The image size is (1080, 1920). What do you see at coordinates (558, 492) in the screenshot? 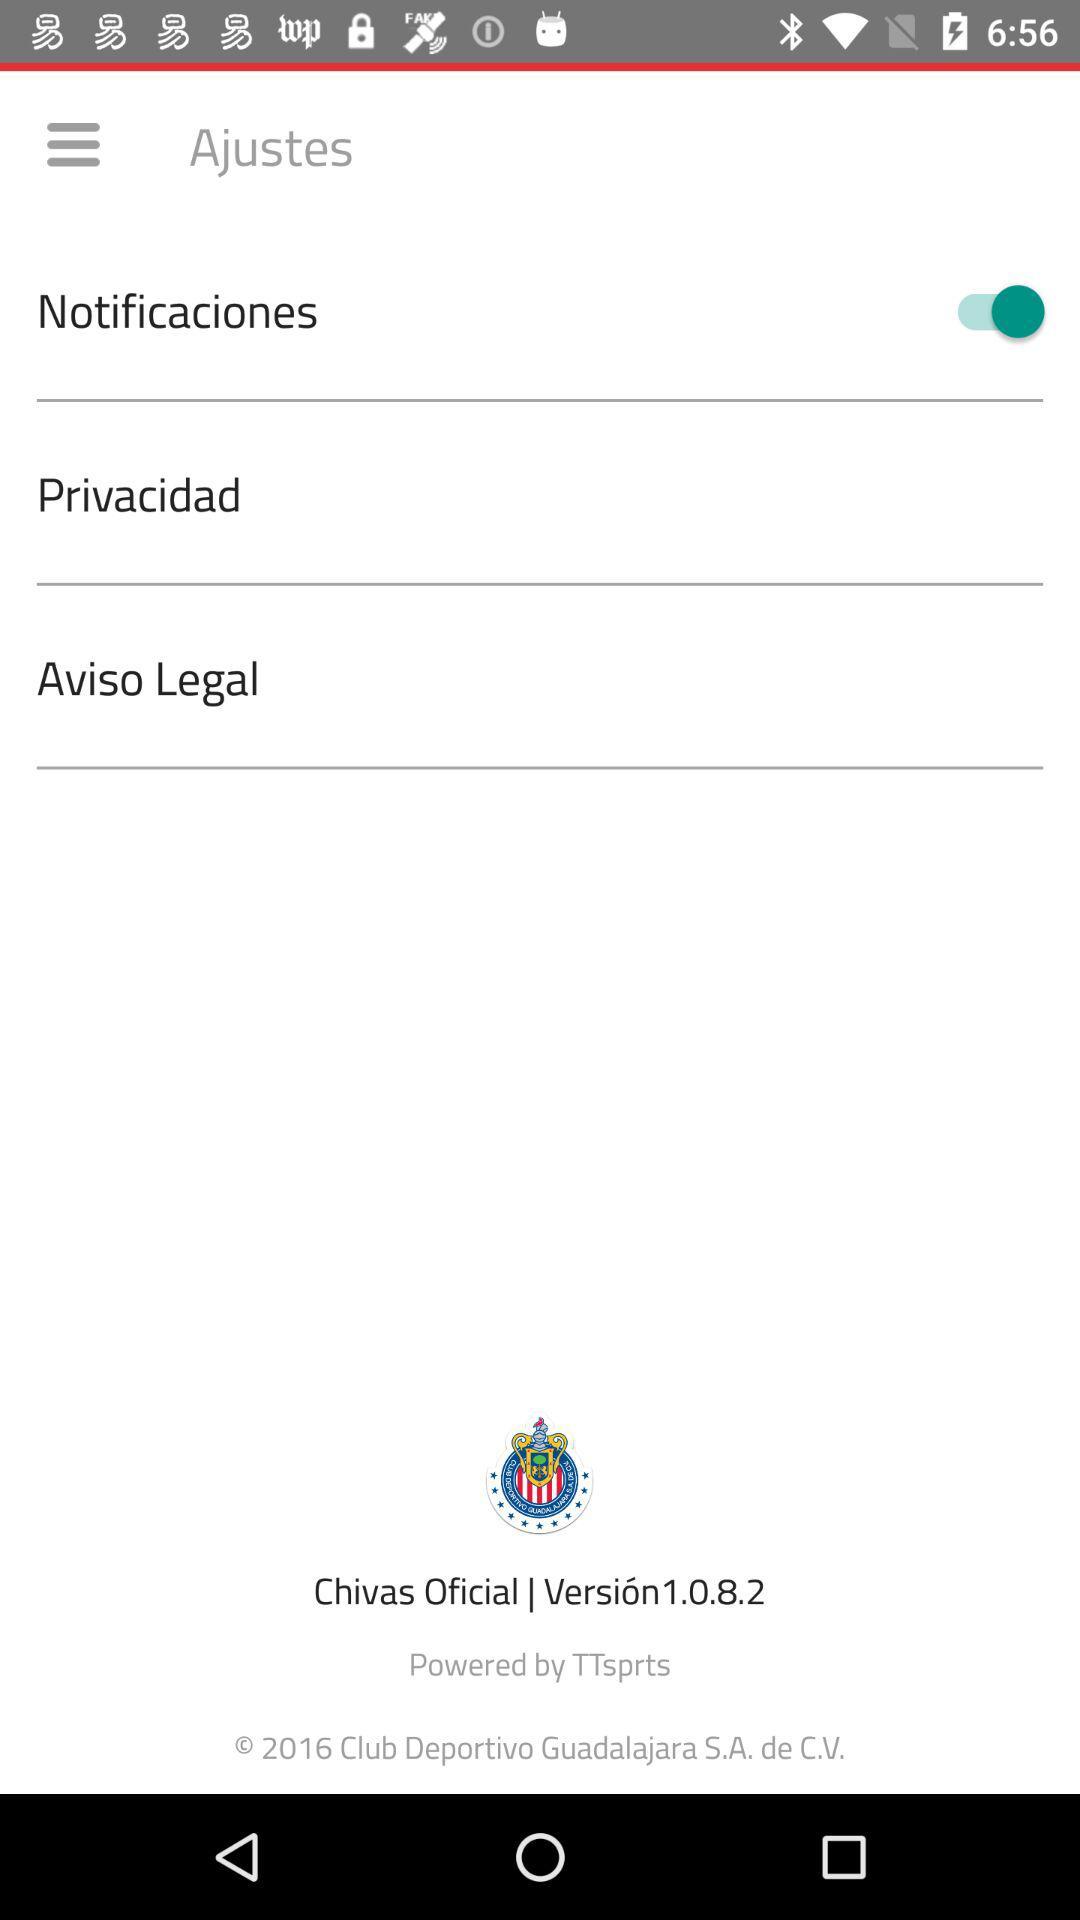
I see `privacidad icon` at bounding box center [558, 492].